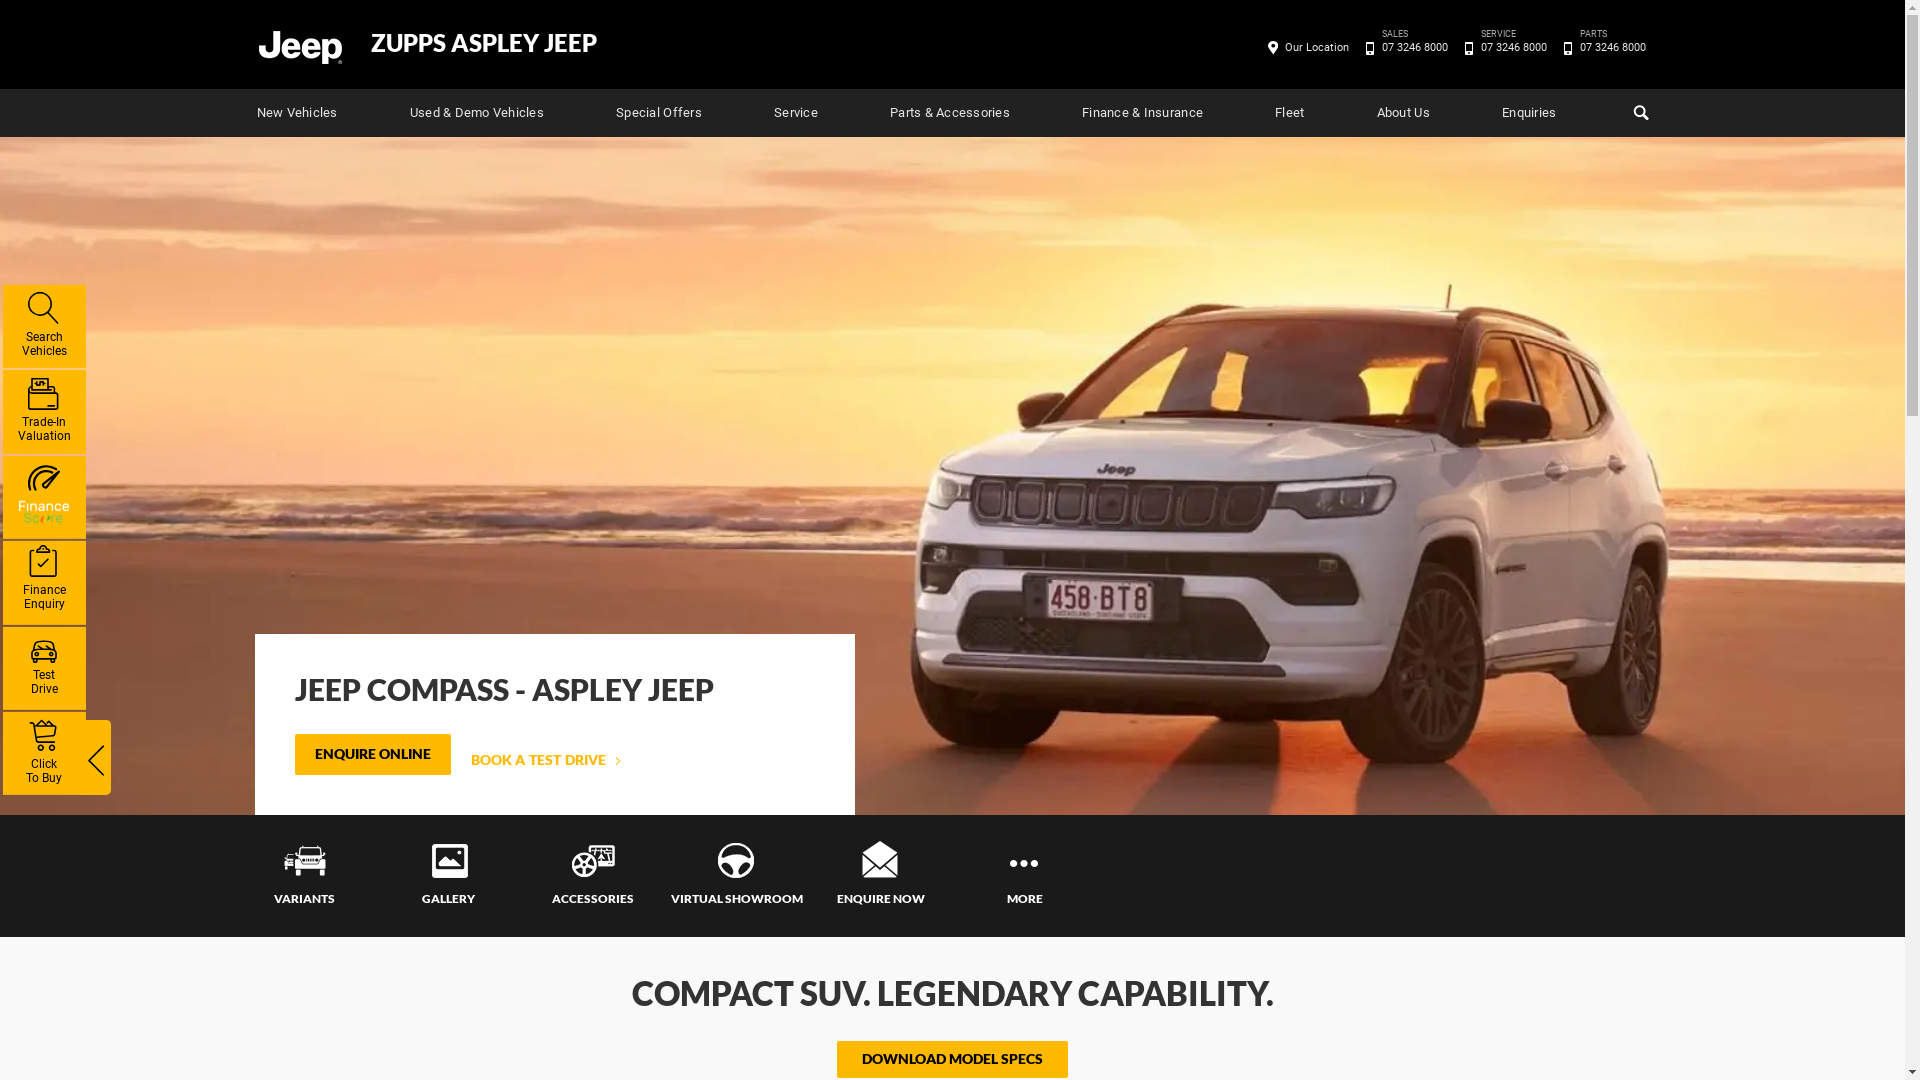 Image resolution: width=1920 pixels, height=1080 pixels. Describe the element at coordinates (44, 667) in the screenshot. I see `'Test` at that location.